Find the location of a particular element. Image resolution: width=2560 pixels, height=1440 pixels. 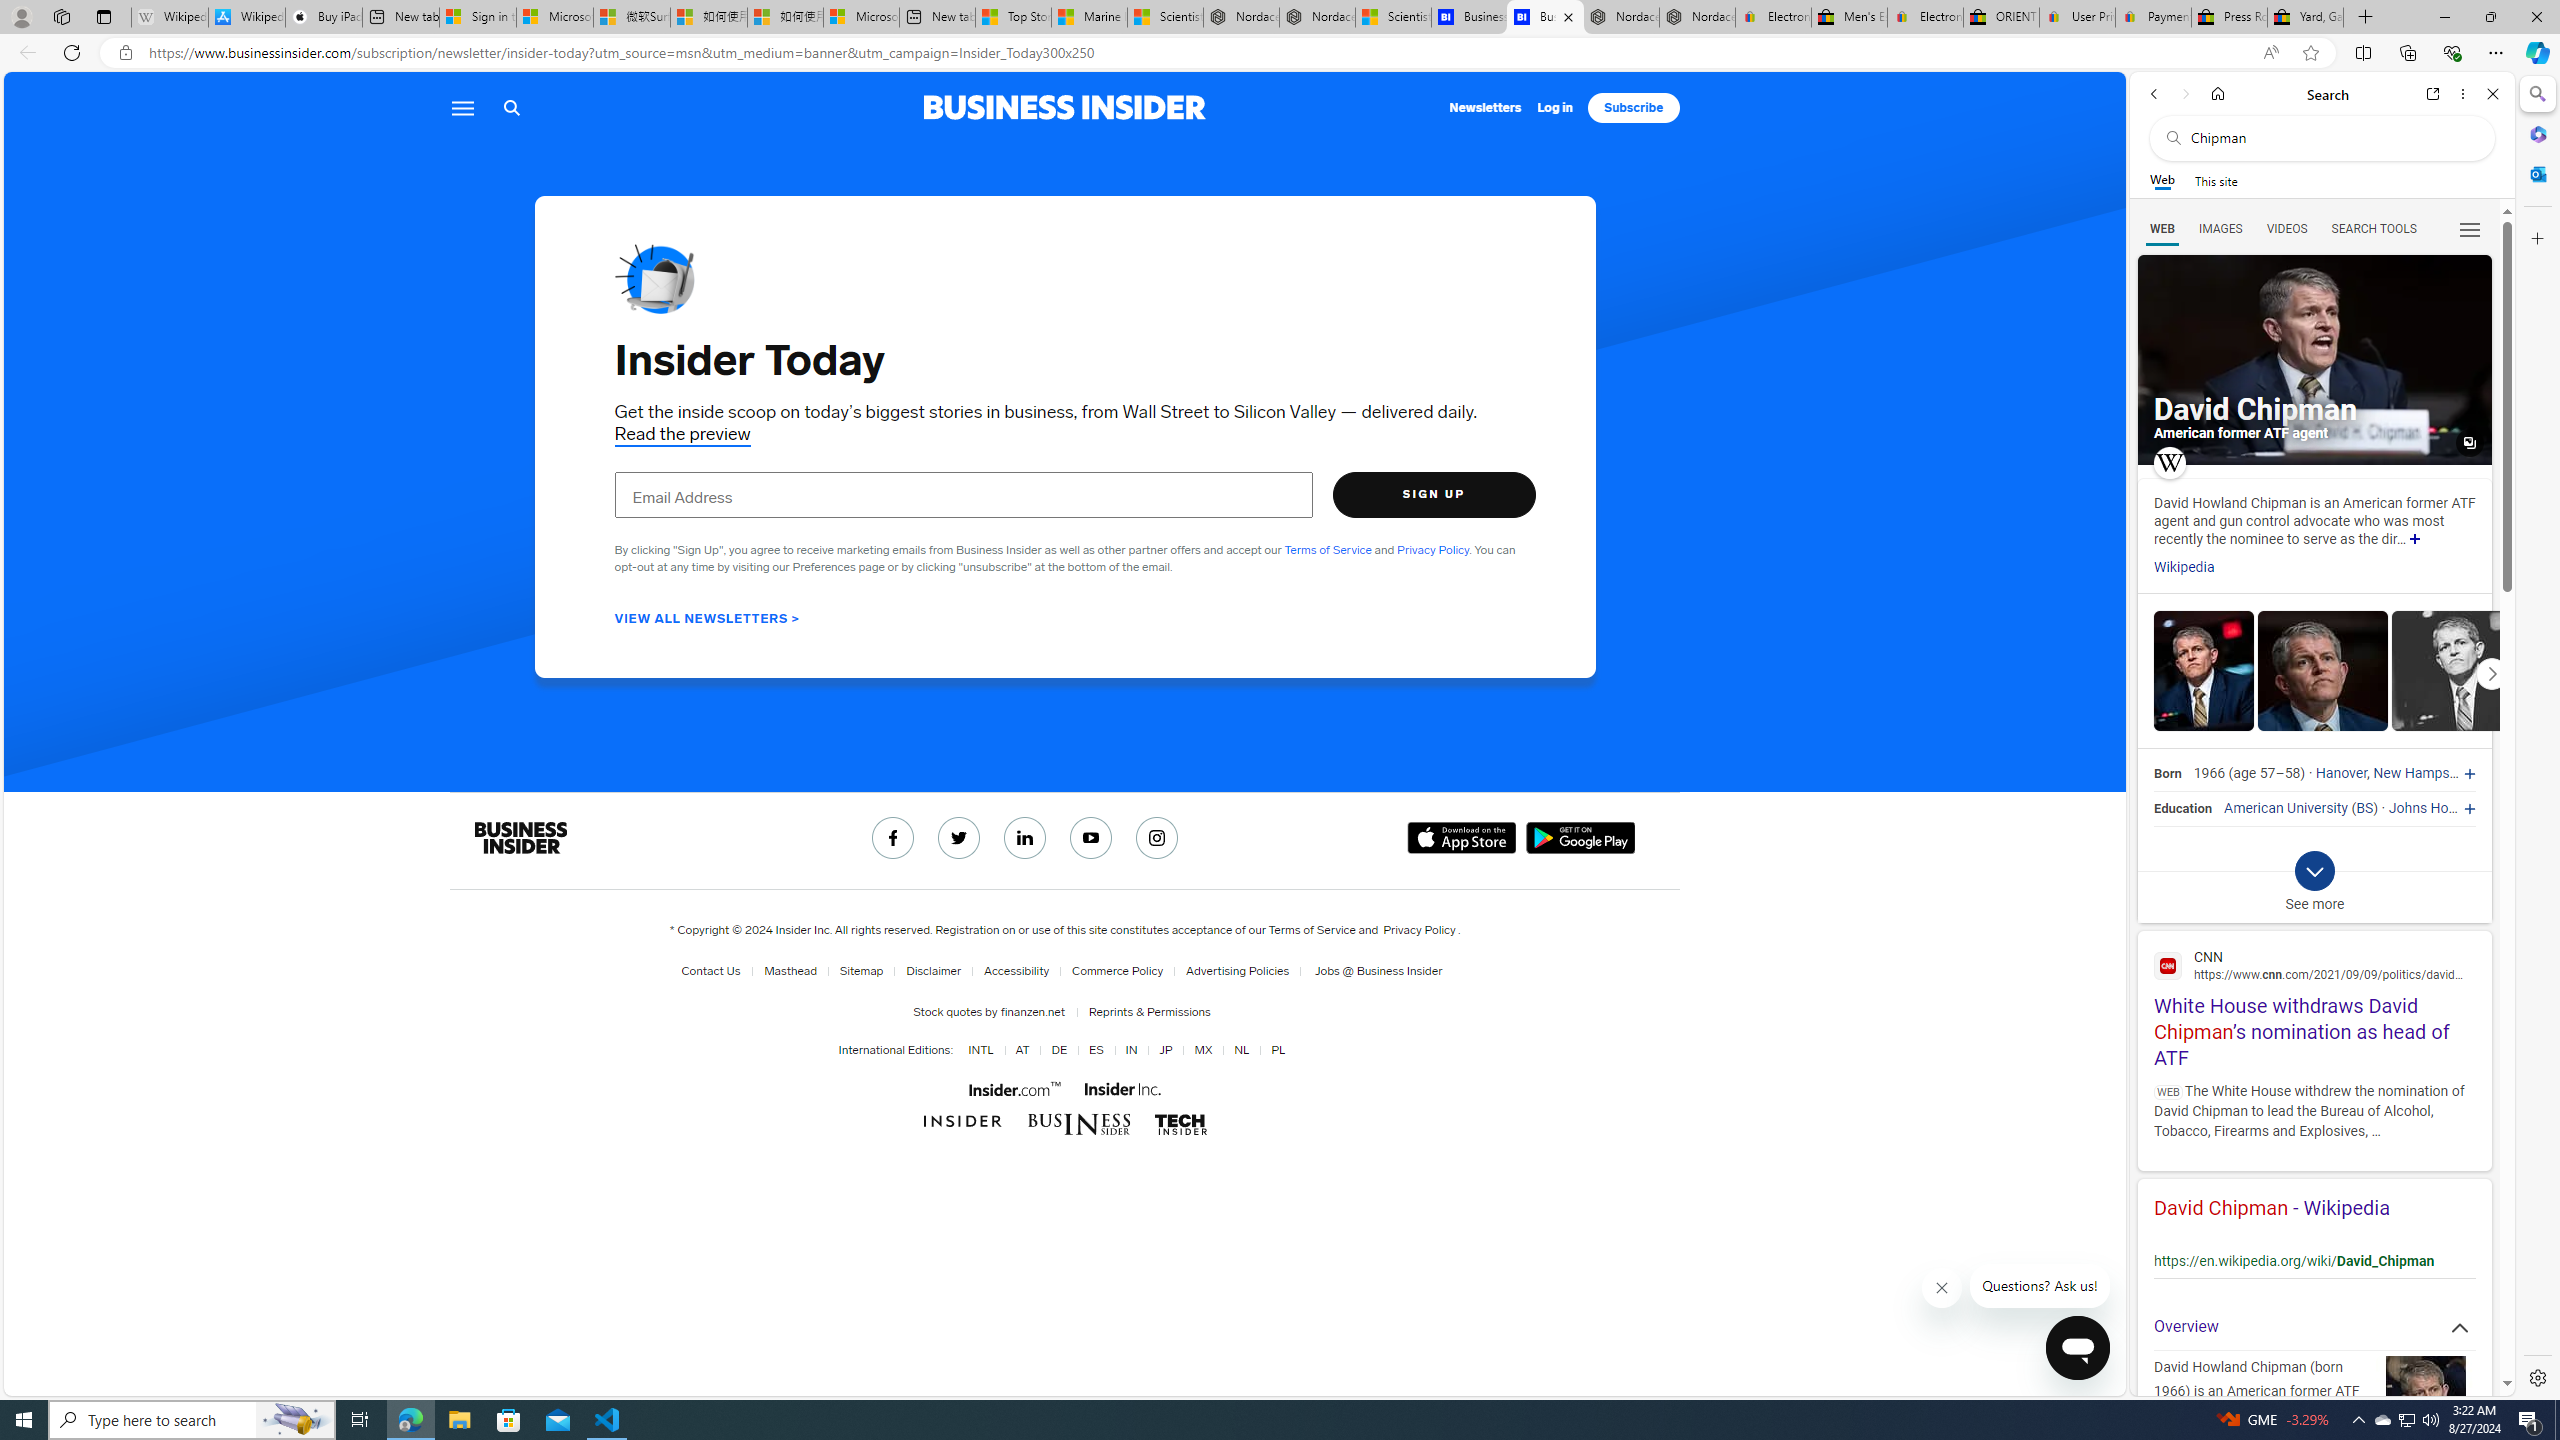

'Reprints & Permissions' is located at coordinates (1145, 1011).